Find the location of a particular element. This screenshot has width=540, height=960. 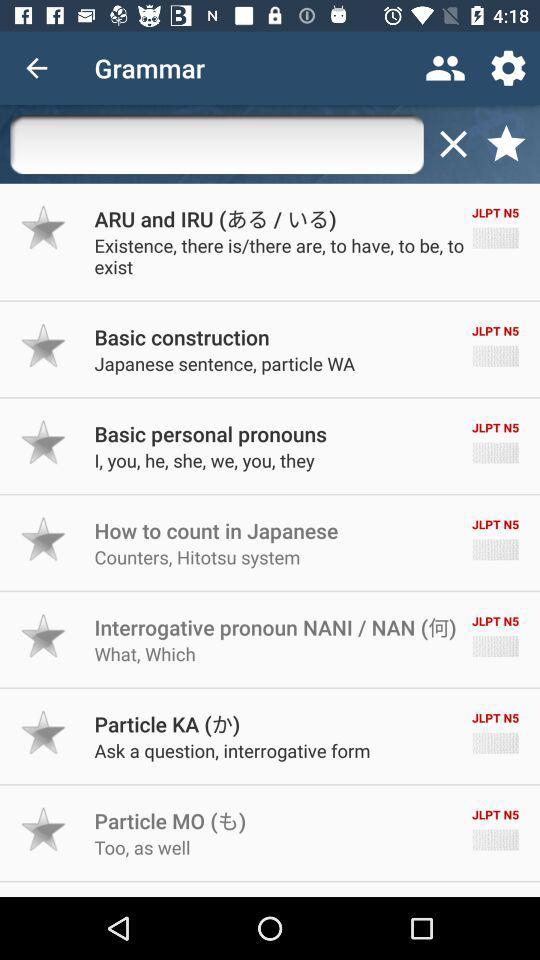

to favorites is located at coordinates (44, 345).